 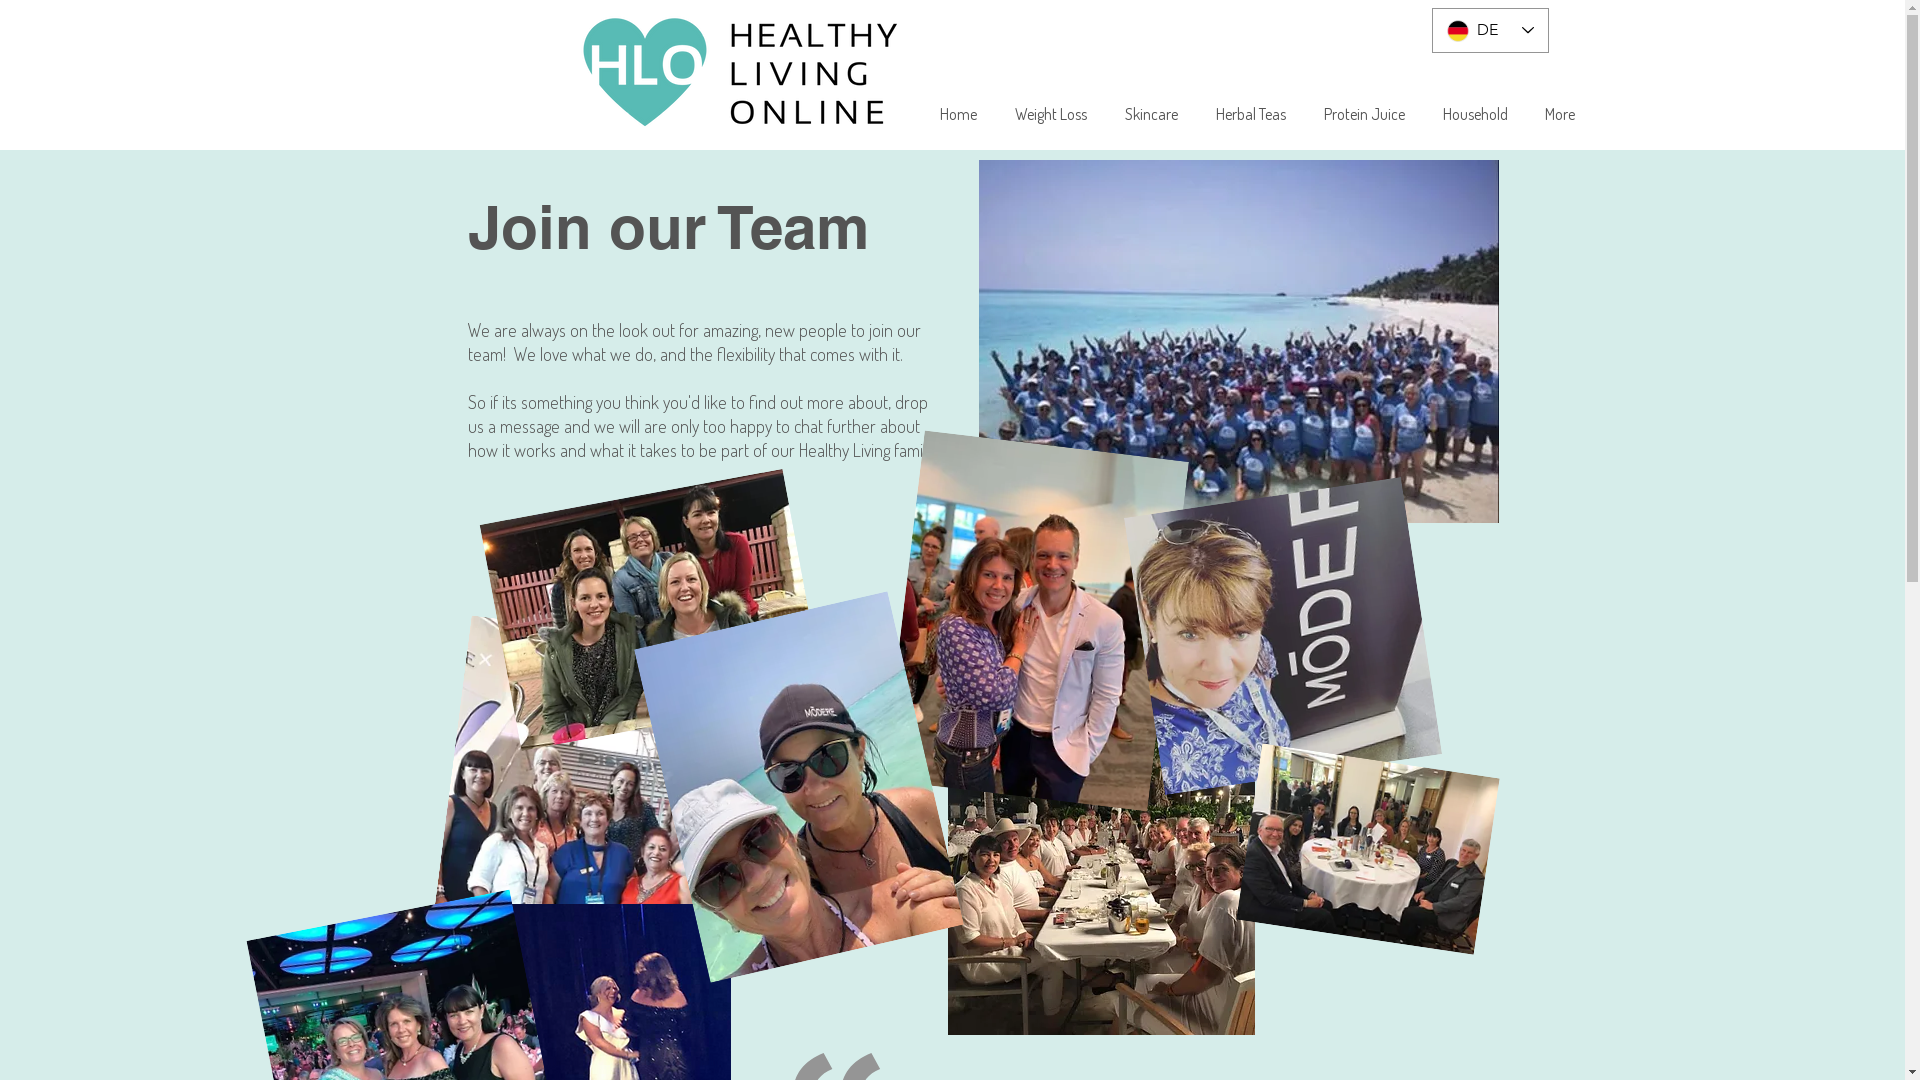 I want to click on 'Herbal Teas', so click(x=1250, y=114).